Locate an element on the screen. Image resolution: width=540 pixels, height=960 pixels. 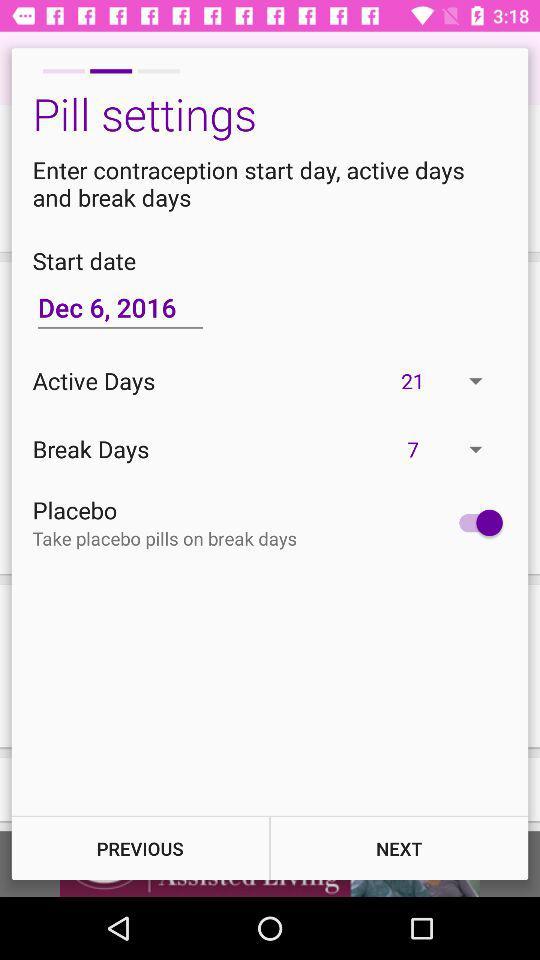
placebo option is located at coordinates (475, 521).